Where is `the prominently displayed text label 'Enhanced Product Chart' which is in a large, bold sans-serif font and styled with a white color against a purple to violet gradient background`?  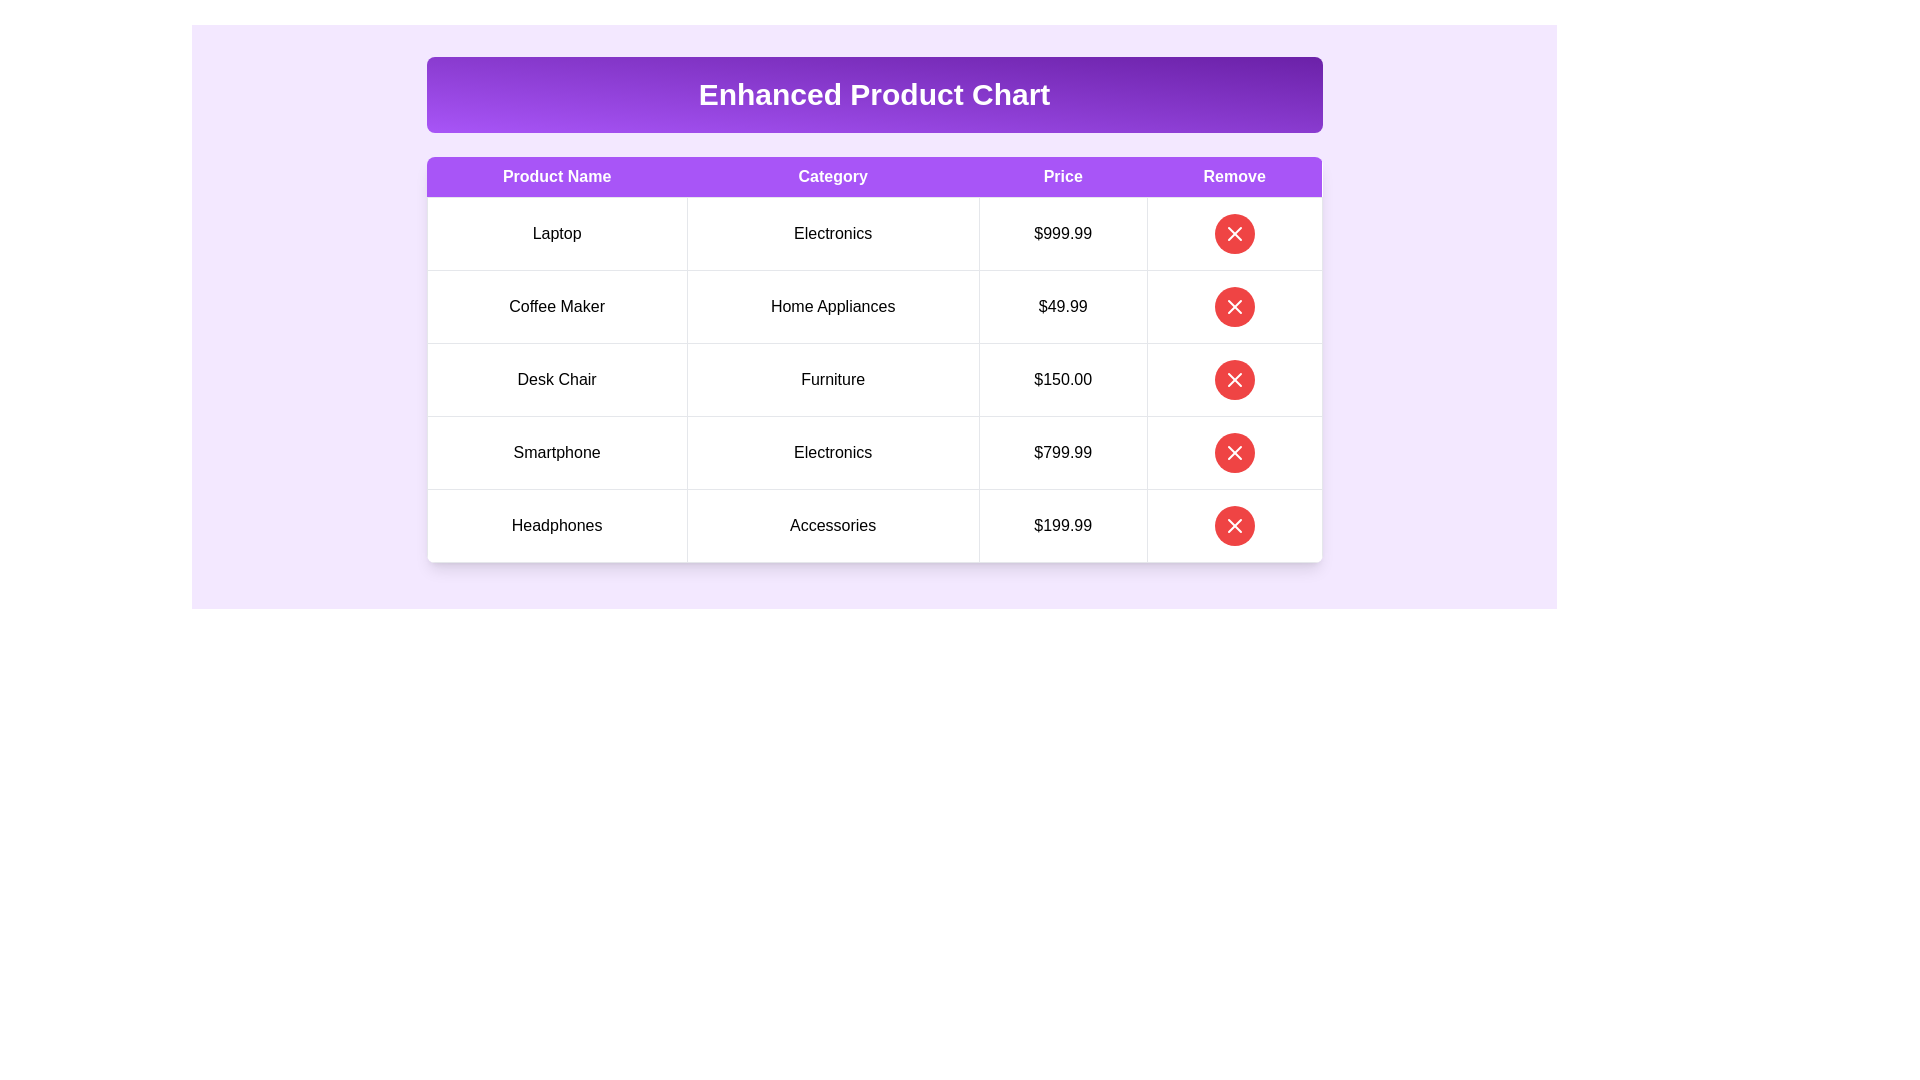 the prominently displayed text label 'Enhanced Product Chart' which is in a large, bold sans-serif font and styled with a white color against a purple to violet gradient background is located at coordinates (874, 95).